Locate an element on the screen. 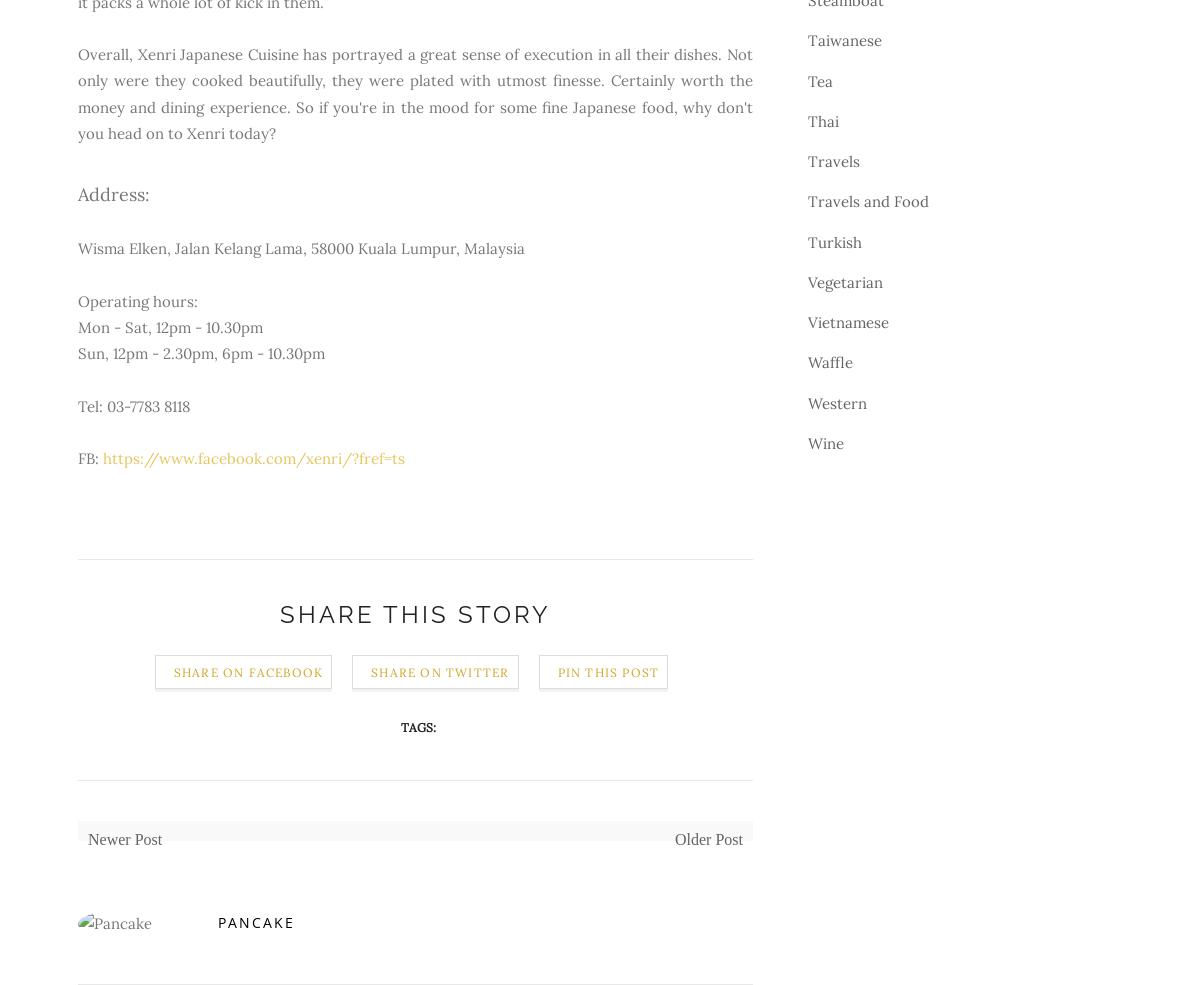  'Taiwanese' is located at coordinates (808, 39).